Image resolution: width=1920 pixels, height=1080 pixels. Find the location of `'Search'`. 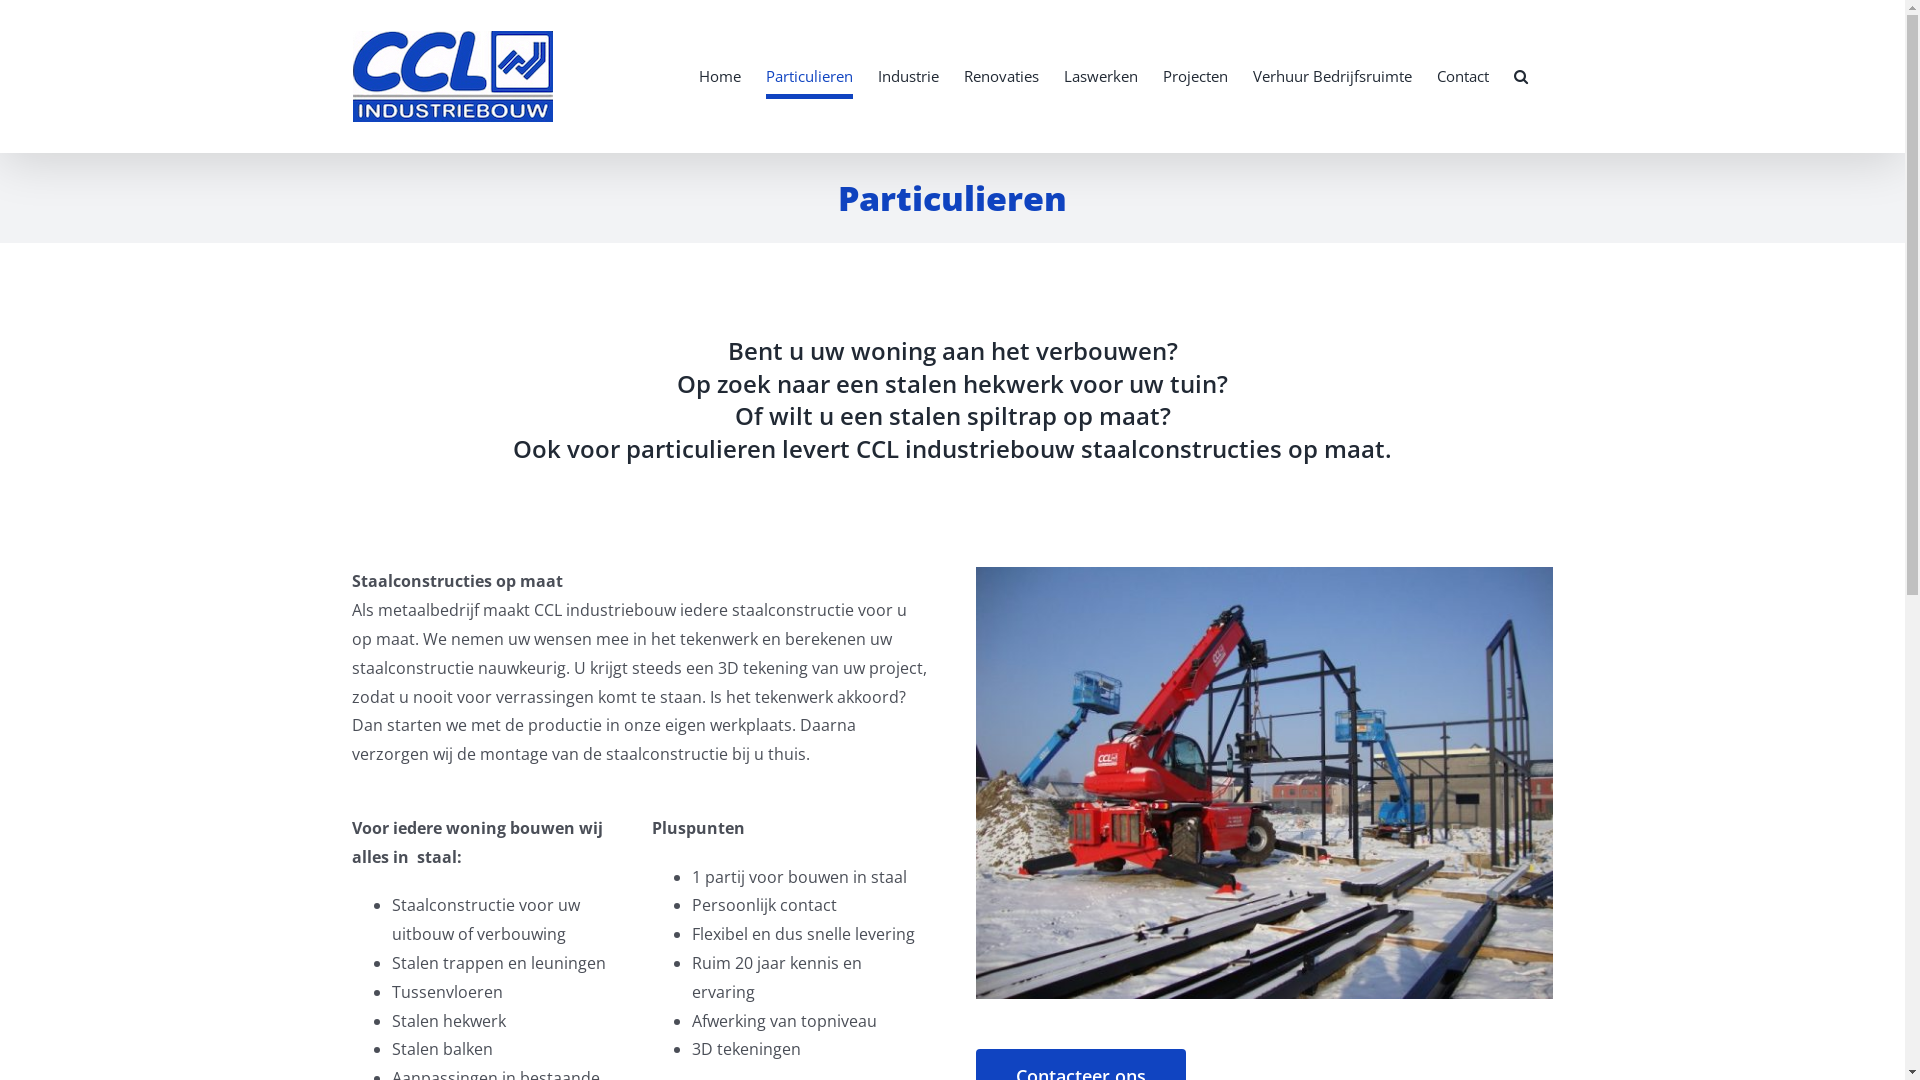

'Search' is located at coordinates (1520, 75).